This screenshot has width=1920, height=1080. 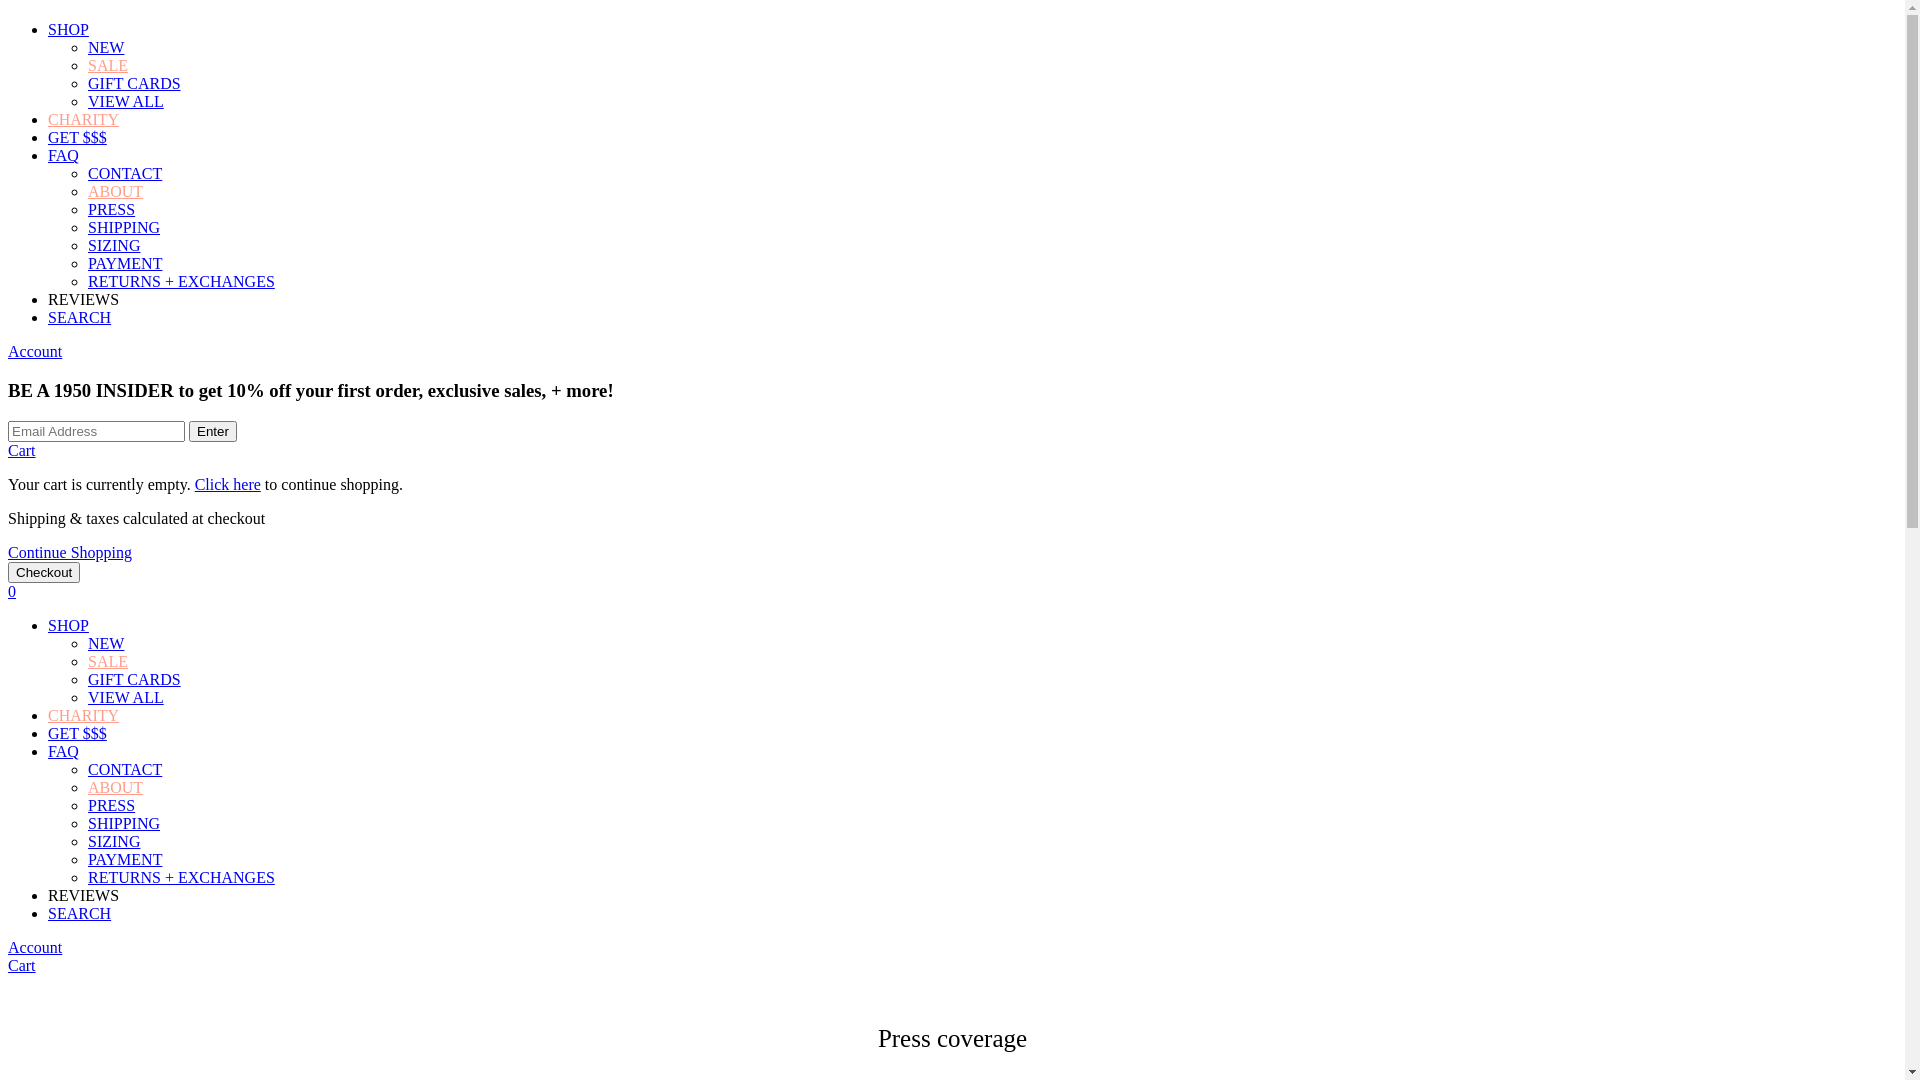 I want to click on 'Click here', so click(x=227, y=484).